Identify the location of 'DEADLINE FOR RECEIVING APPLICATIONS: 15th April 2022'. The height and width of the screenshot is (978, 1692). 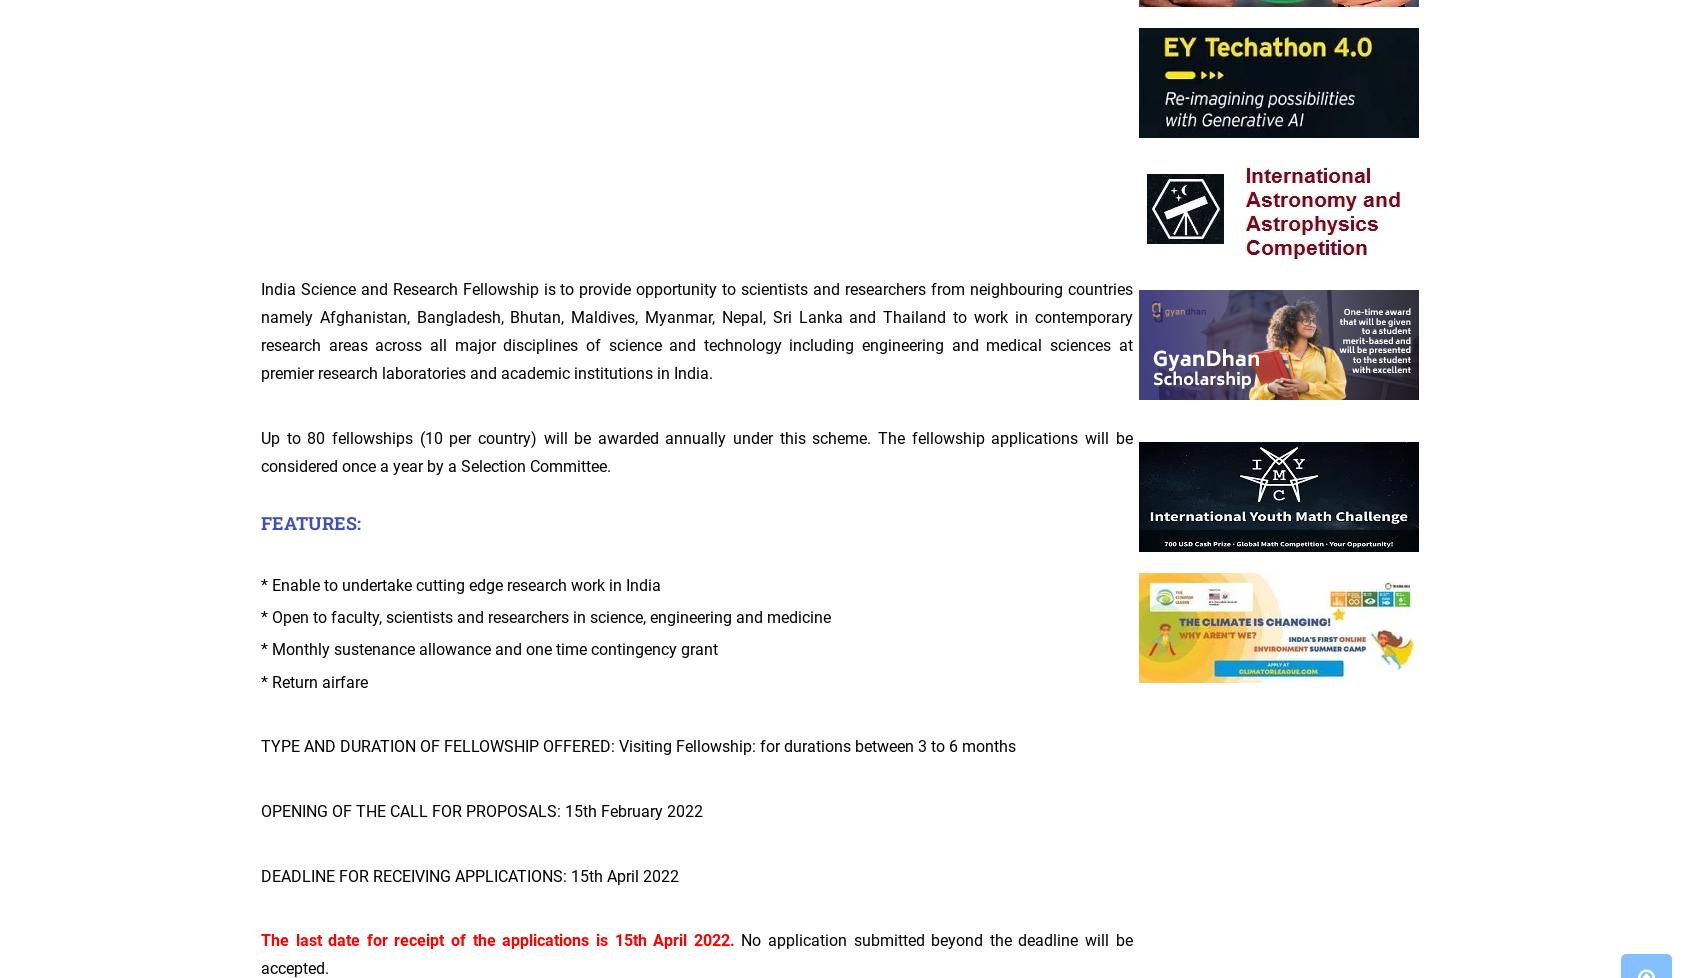
(469, 874).